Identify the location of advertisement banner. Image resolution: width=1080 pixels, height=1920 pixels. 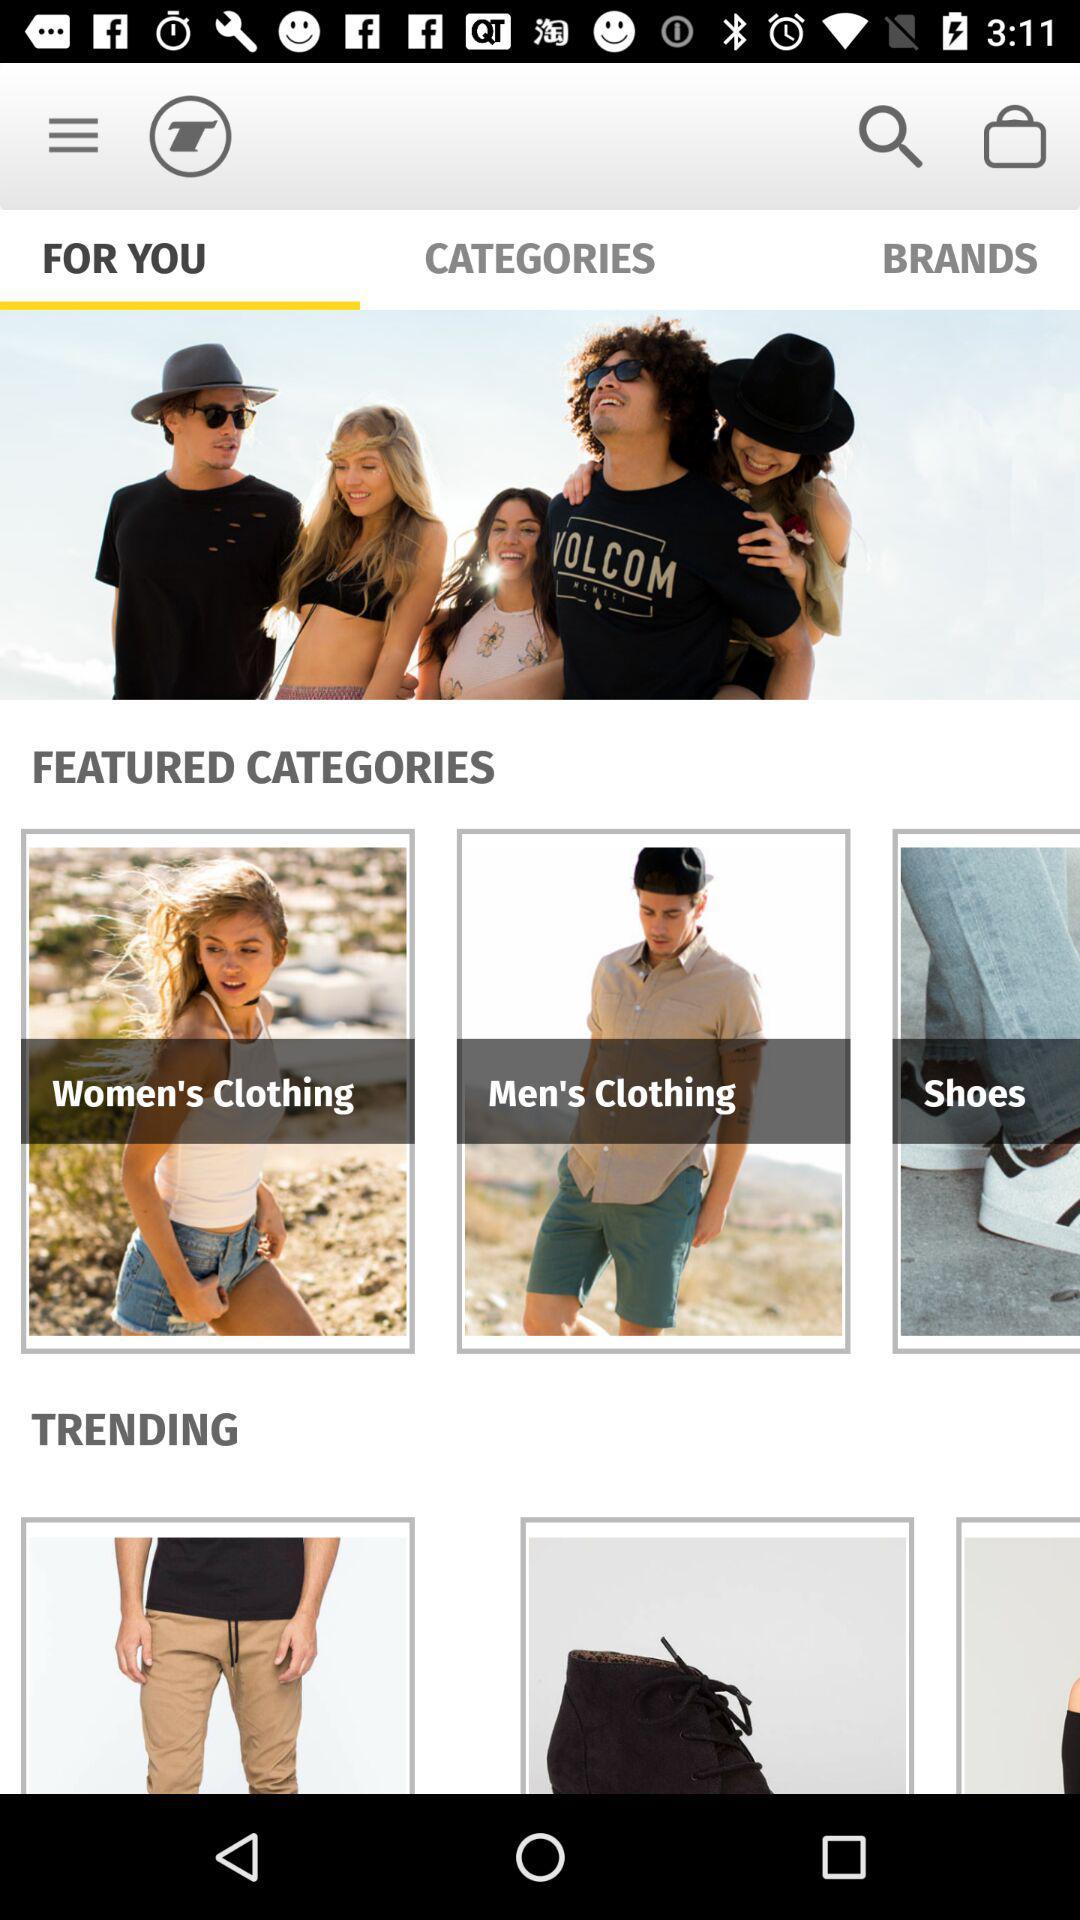
(540, 504).